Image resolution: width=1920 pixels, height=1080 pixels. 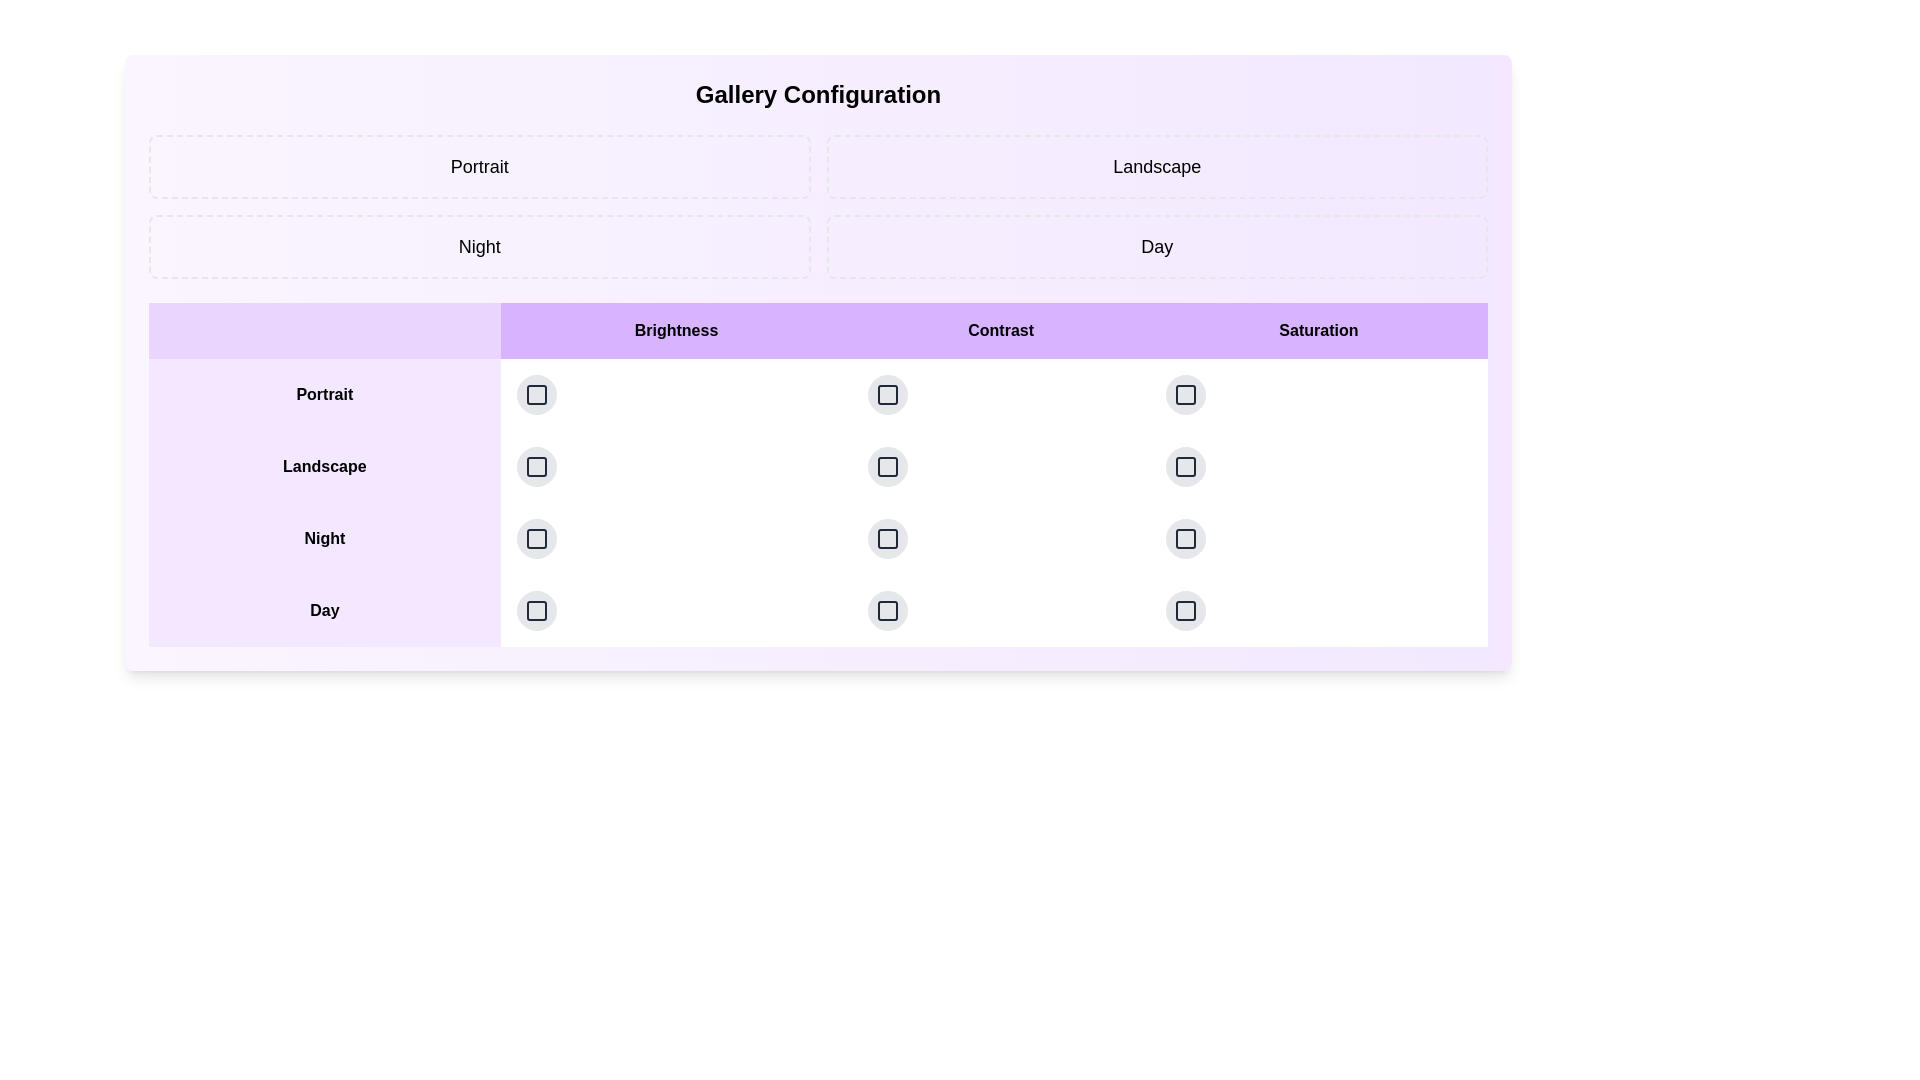 I want to click on the 'Day' option selector, which is the fourth rectangular option in a grid layout with a dashed border and light purple background, so click(x=1157, y=245).